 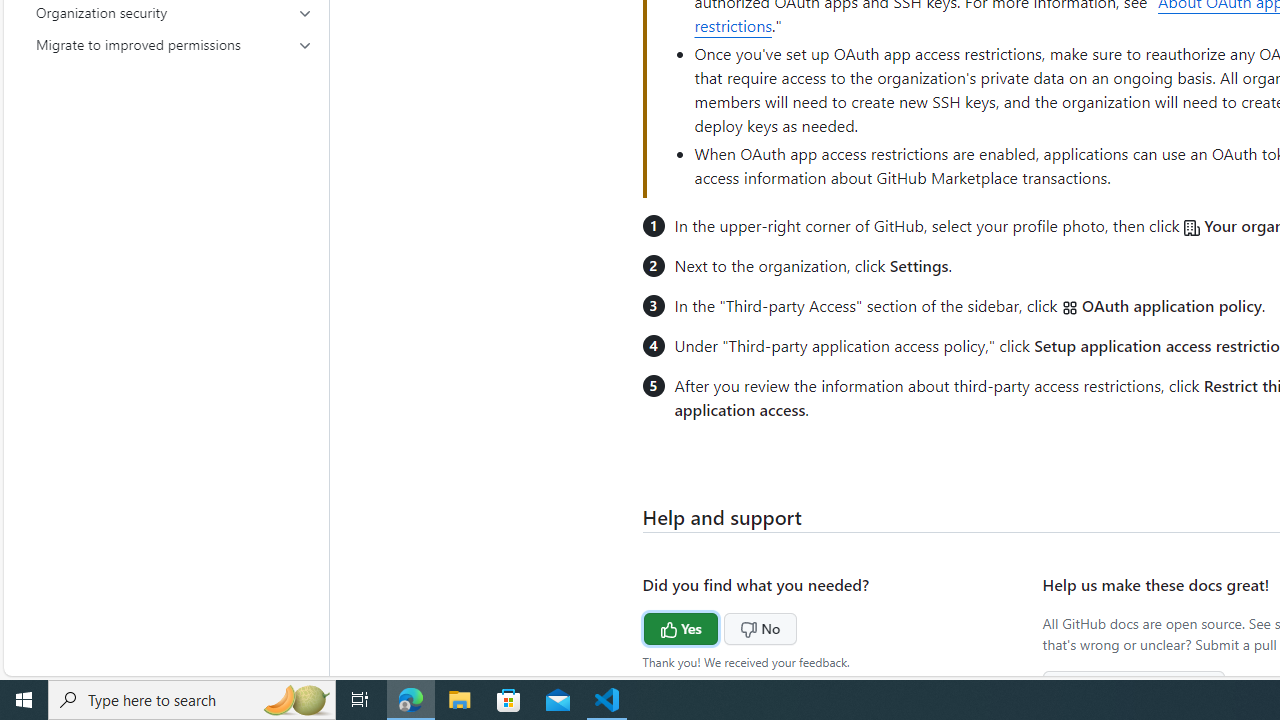 I want to click on 'Yes', so click(x=643, y=625).